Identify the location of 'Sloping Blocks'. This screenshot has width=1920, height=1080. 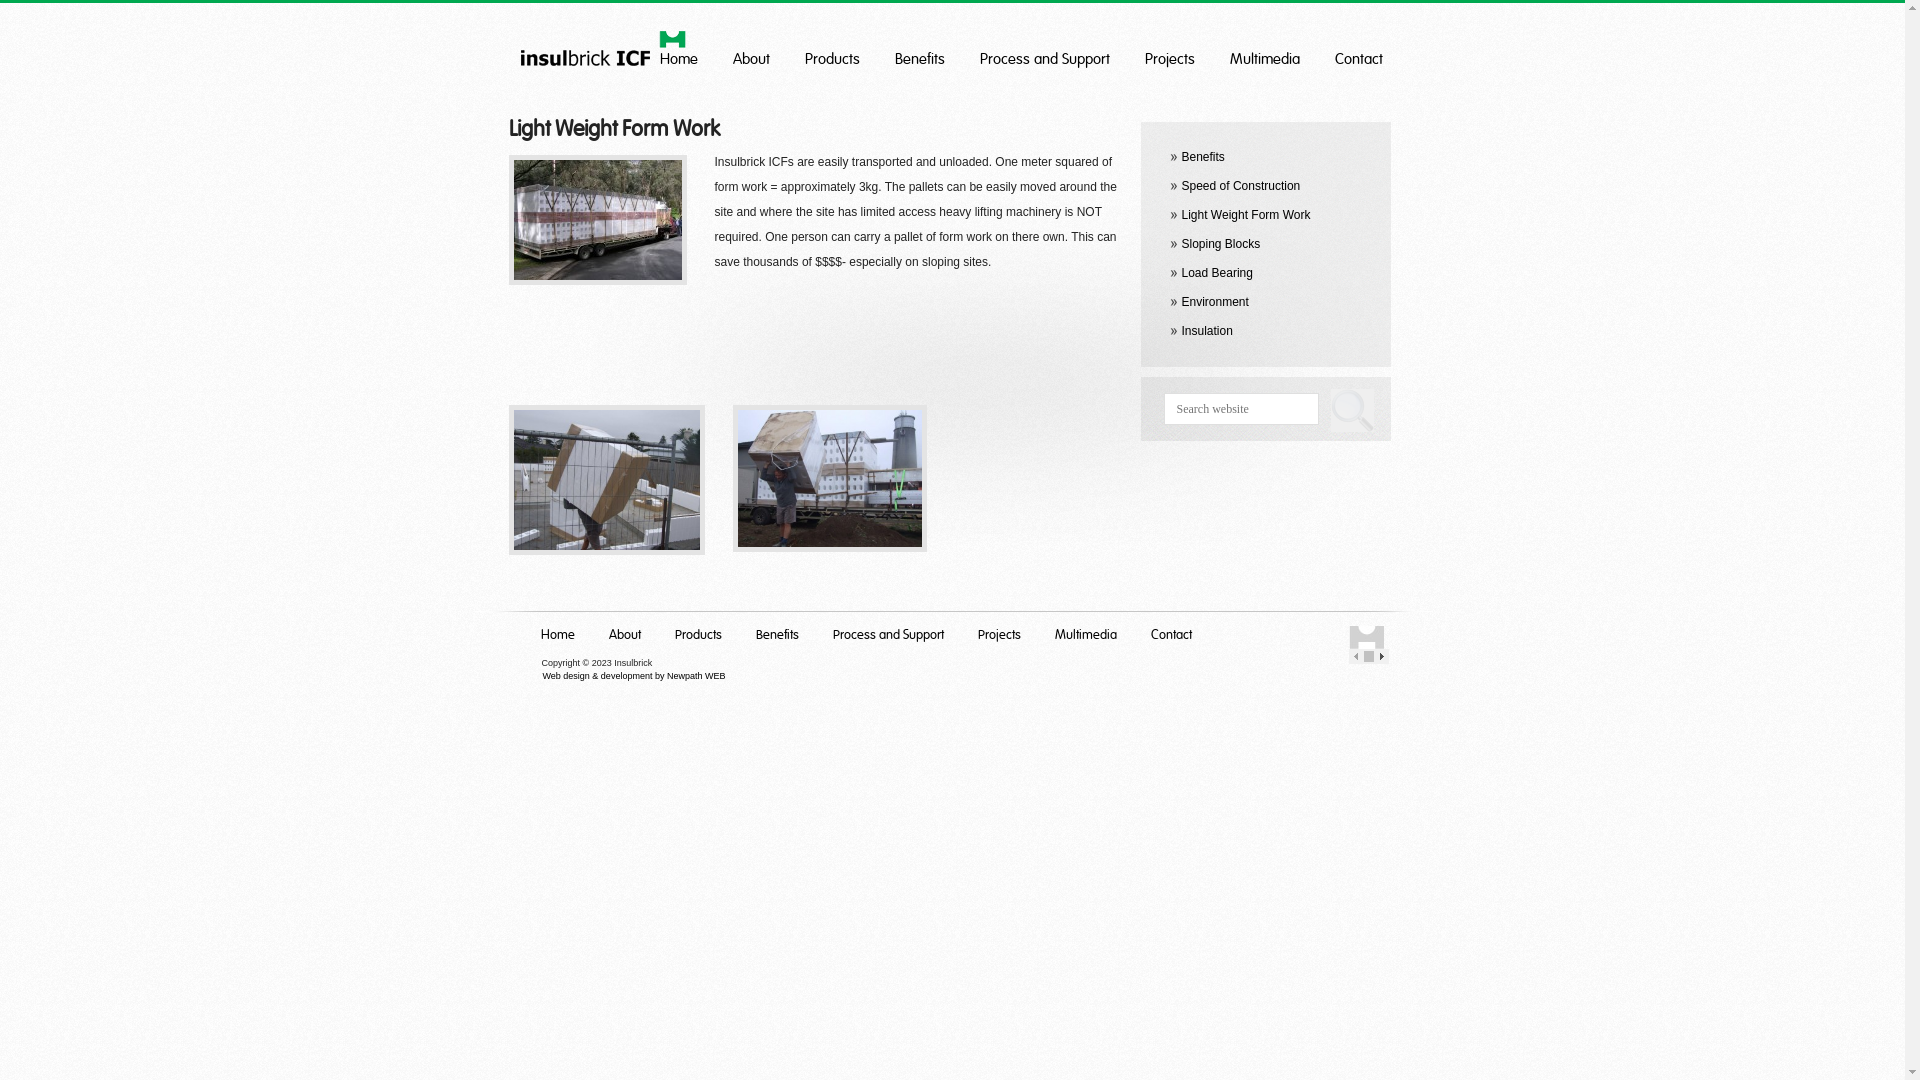
(1220, 242).